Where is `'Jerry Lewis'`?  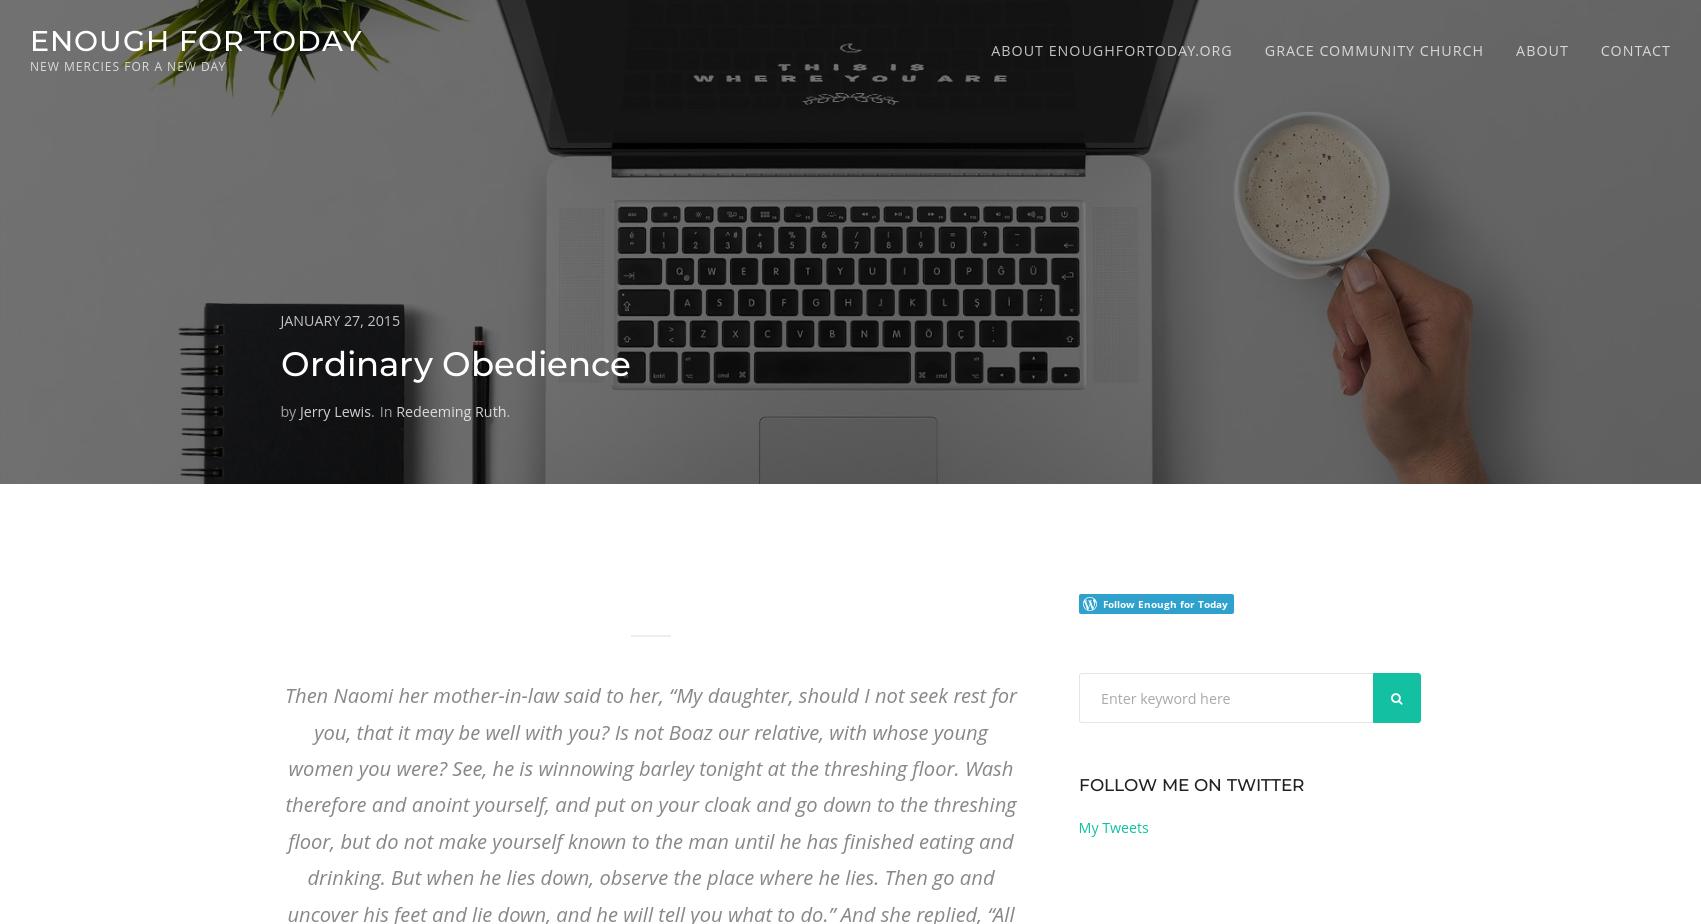
'Jerry Lewis' is located at coordinates (334, 410).